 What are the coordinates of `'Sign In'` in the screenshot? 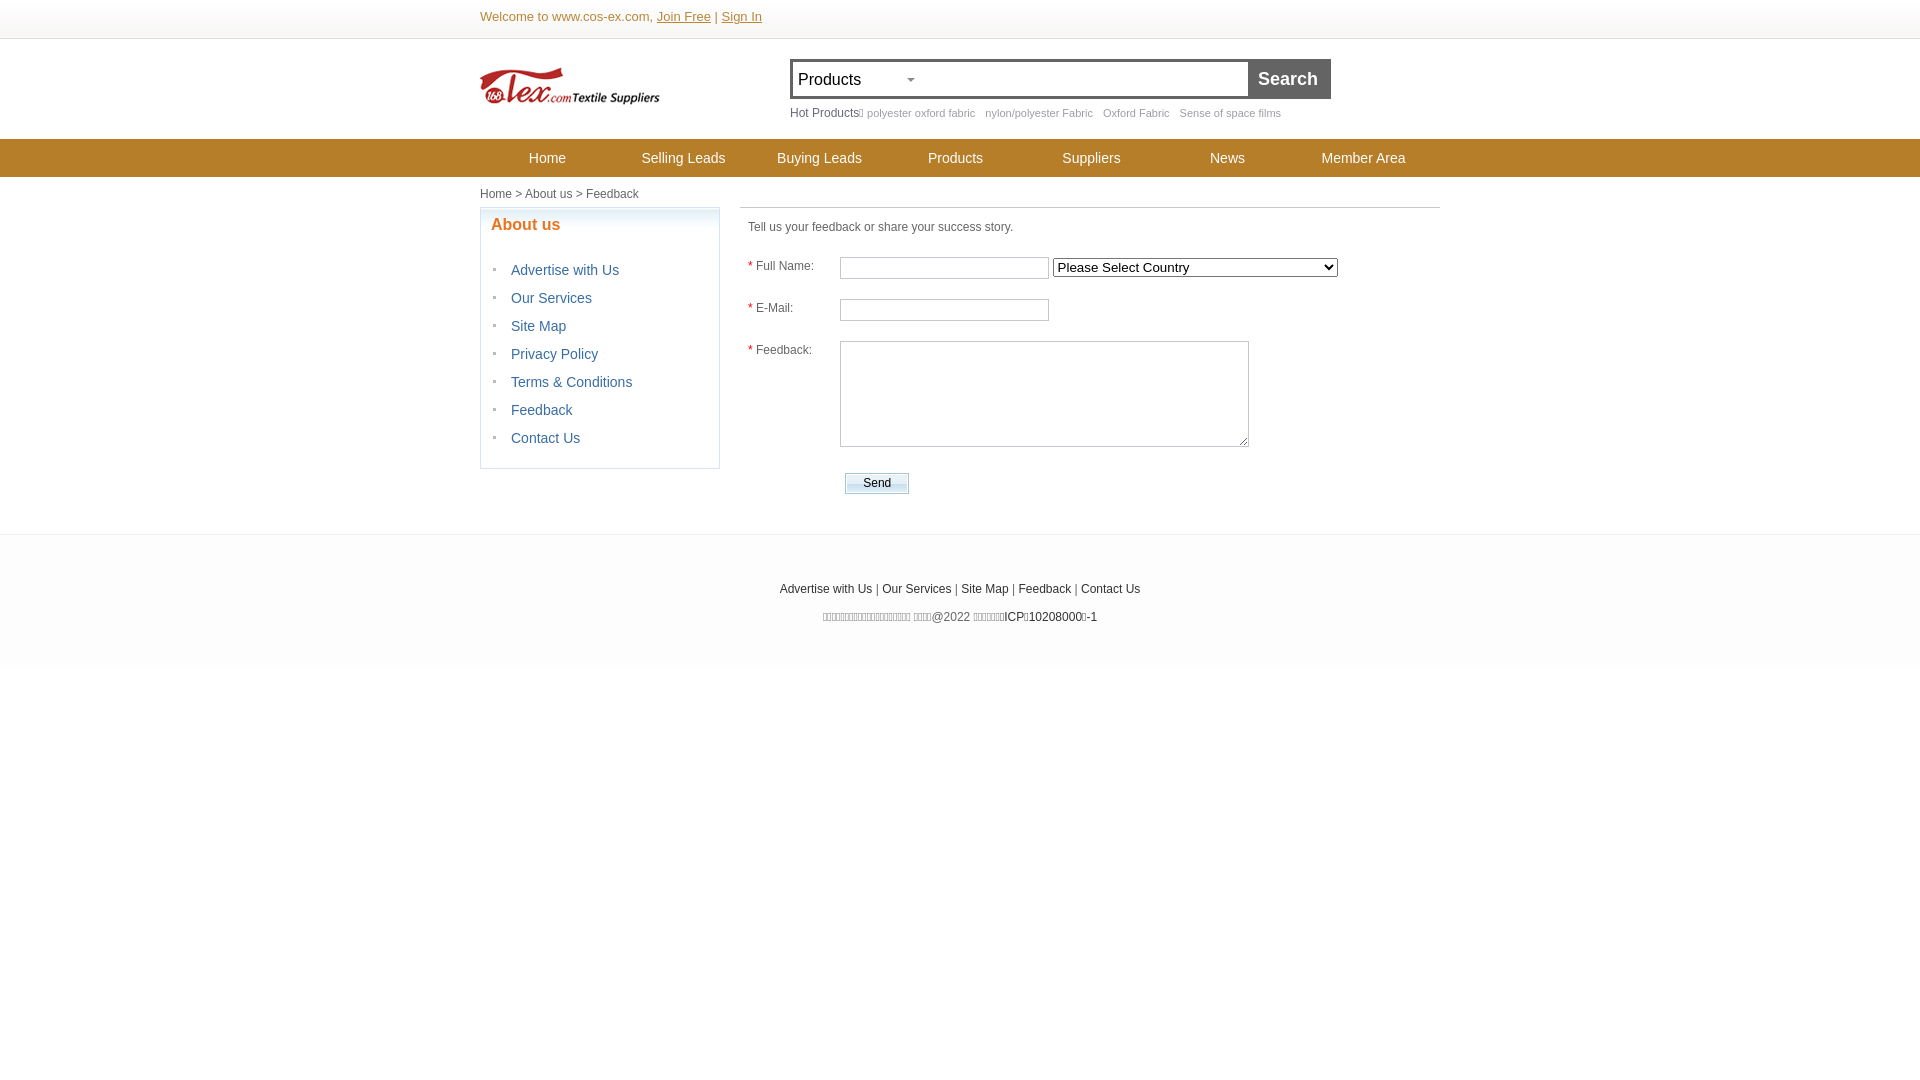 It's located at (741, 16).